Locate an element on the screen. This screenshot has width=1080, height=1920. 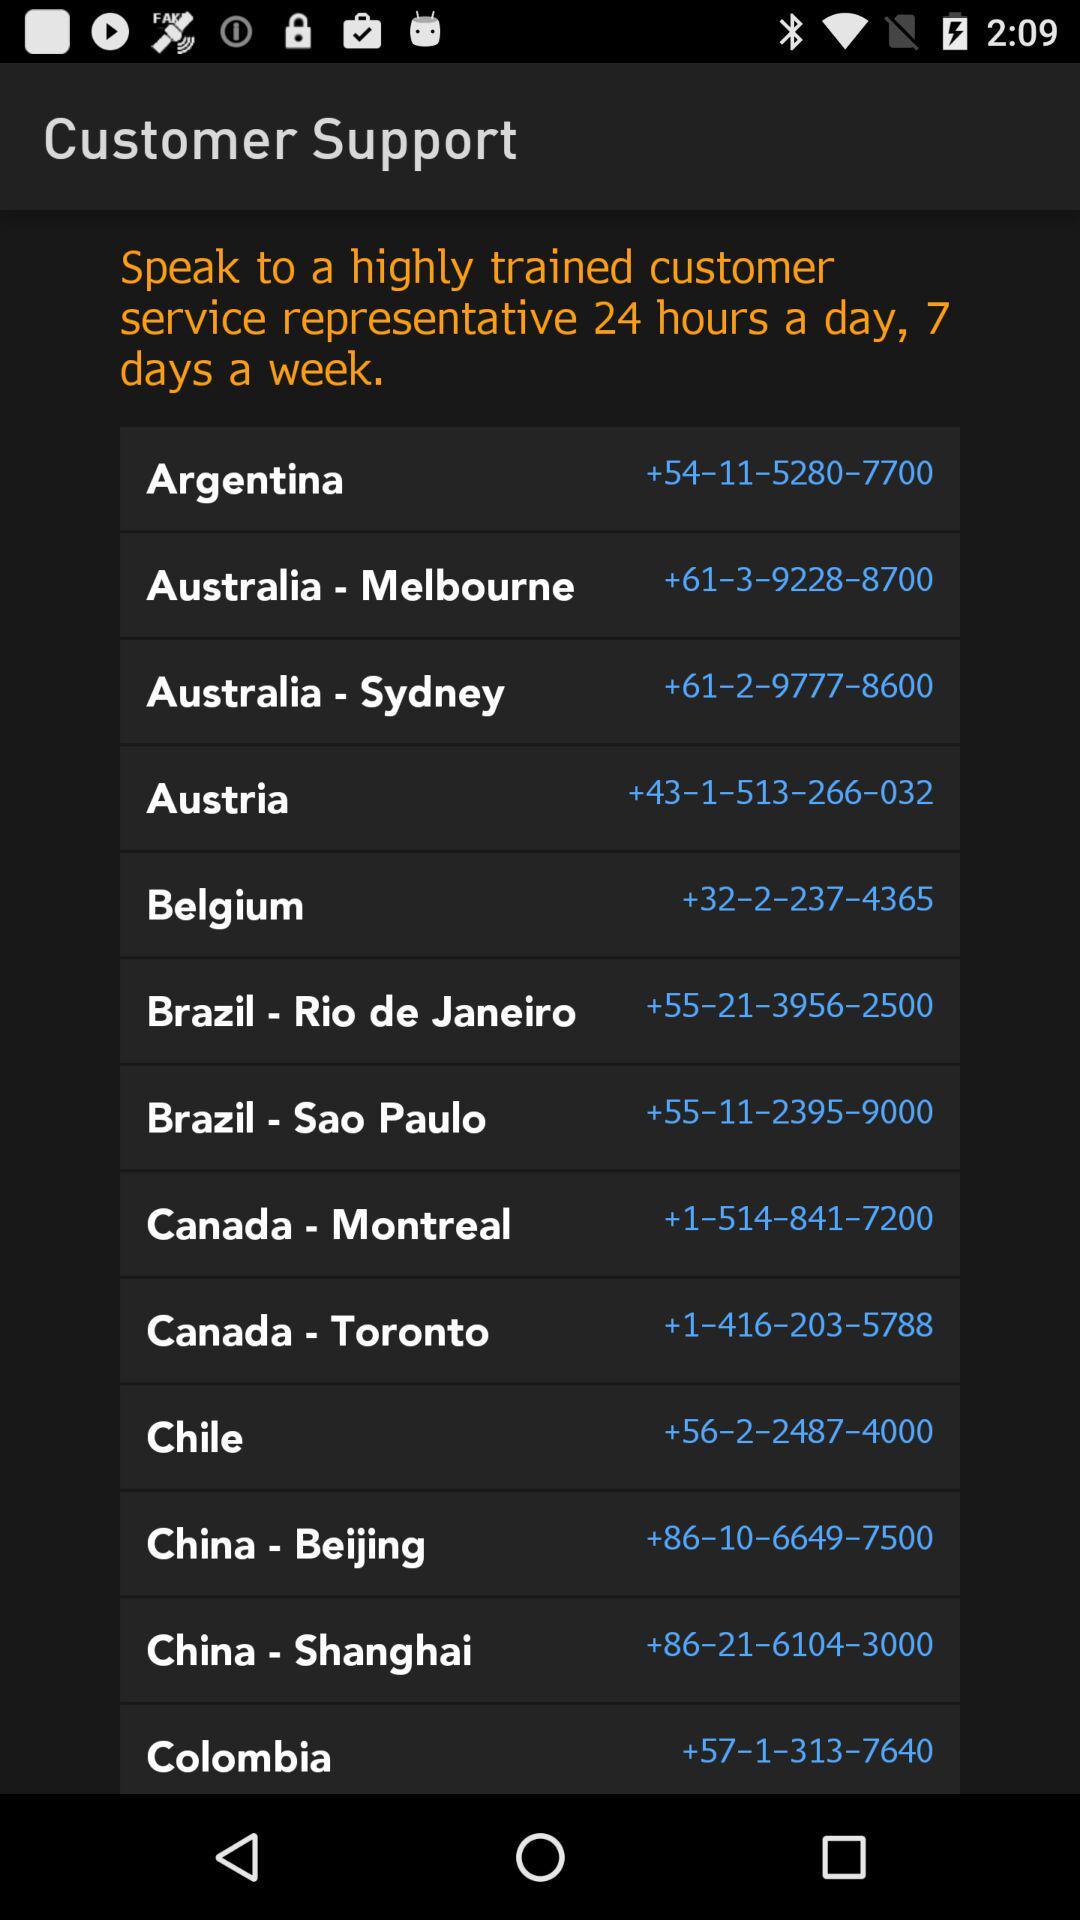
the item below 1 514 841 is located at coordinates (797, 1324).